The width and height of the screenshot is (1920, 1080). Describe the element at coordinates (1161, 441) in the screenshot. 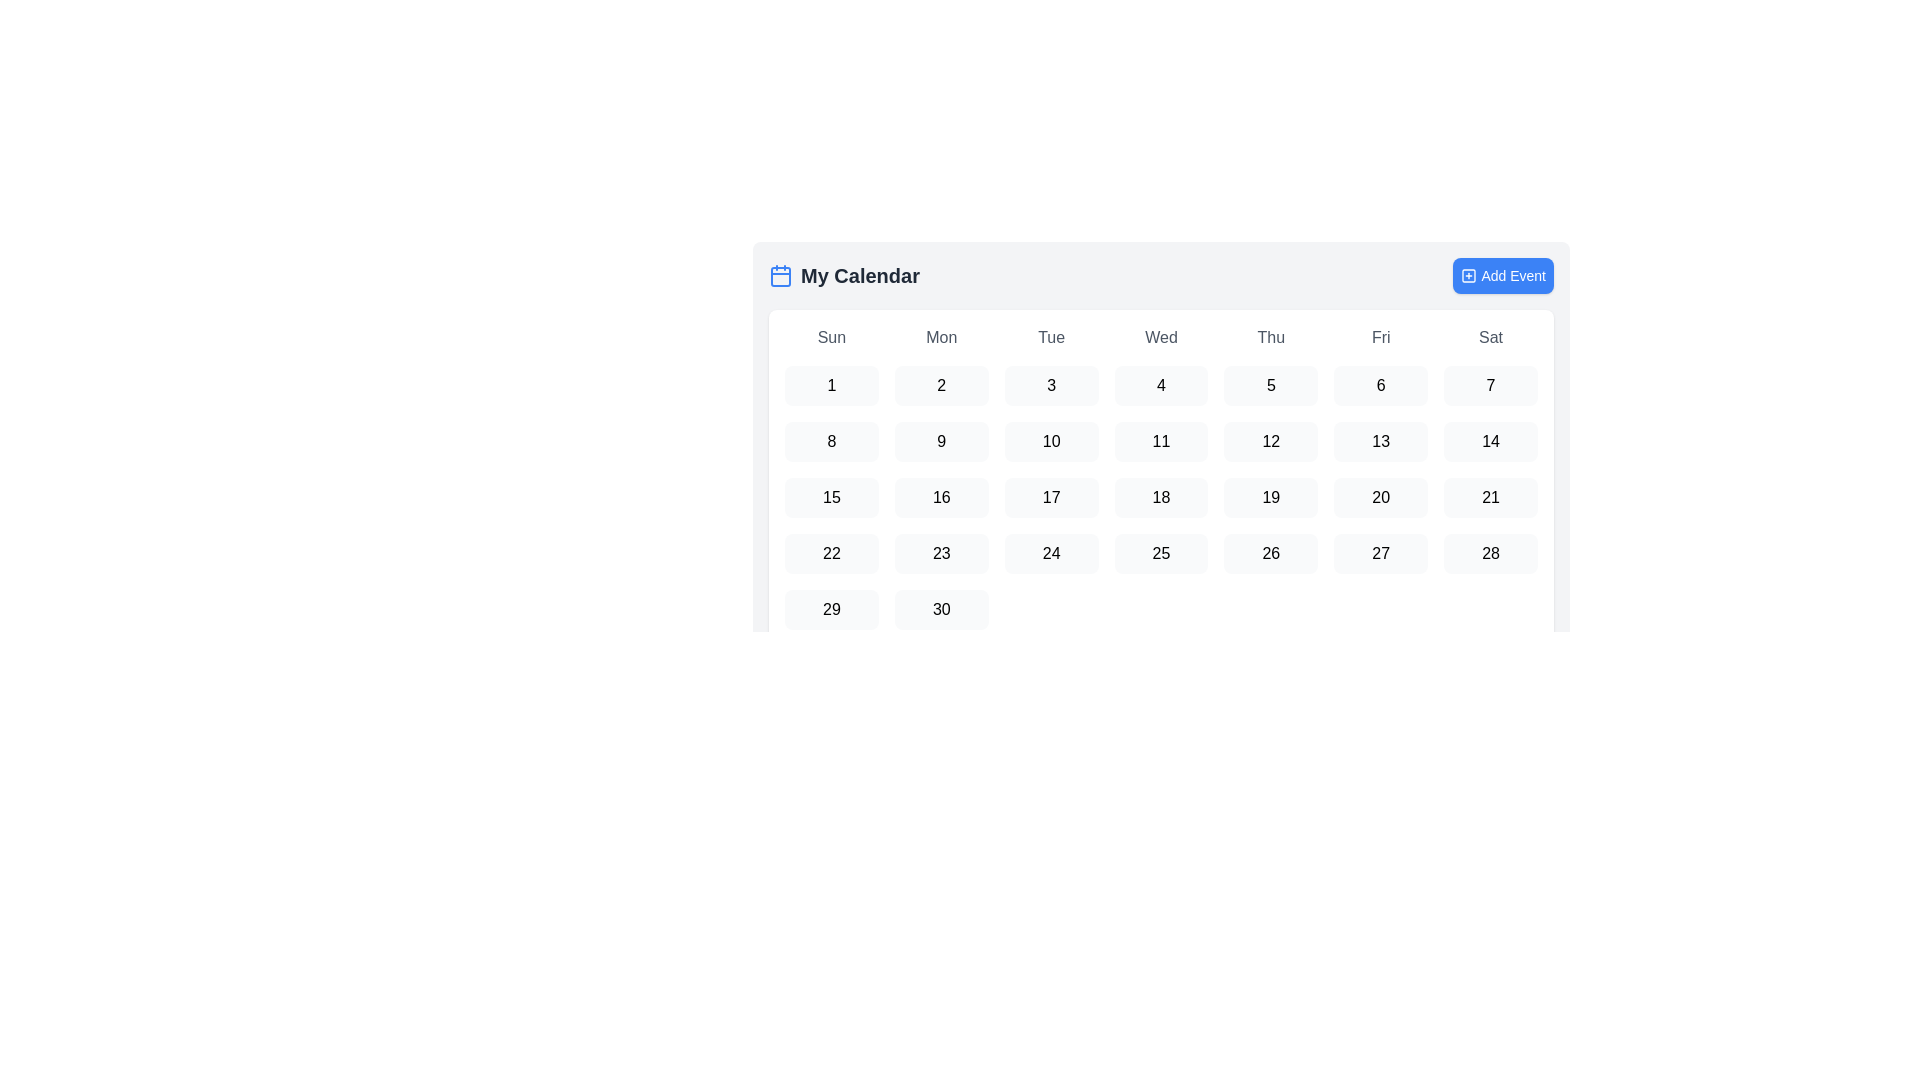

I see `the clickable calendar day element representing the date '11' in the calendar view` at that location.